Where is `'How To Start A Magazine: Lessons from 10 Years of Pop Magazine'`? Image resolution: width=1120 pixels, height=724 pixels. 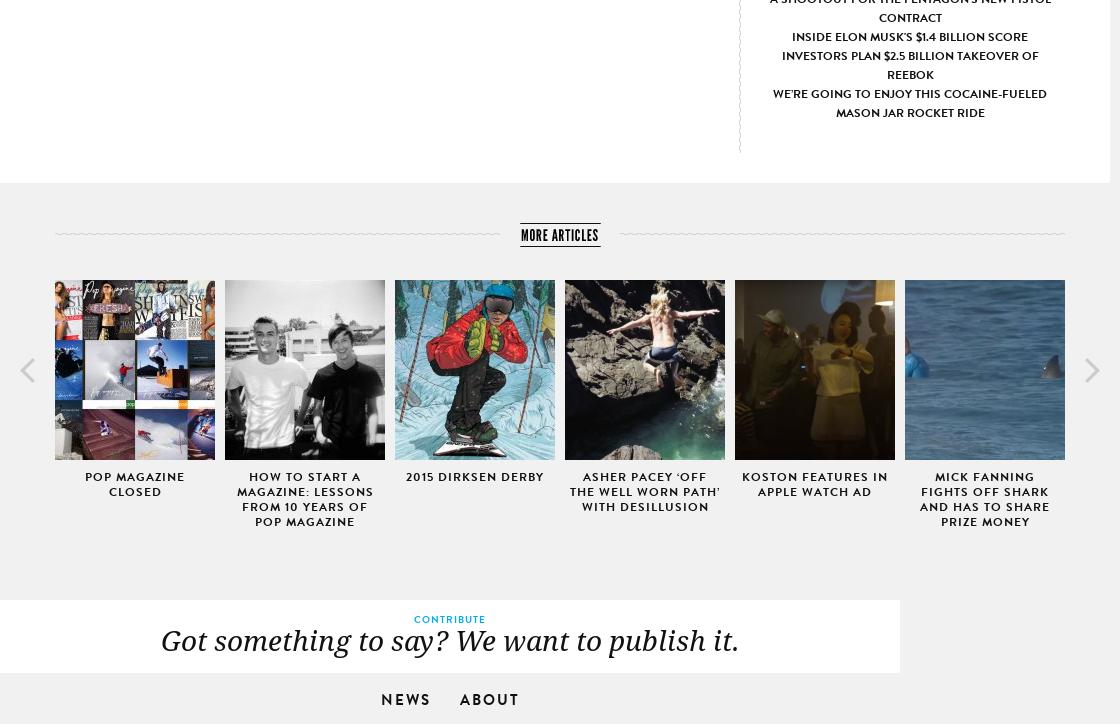
'How To Start A Magazine: Lessons from 10 Years of Pop Magazine' is located at coordinates (304, 498).